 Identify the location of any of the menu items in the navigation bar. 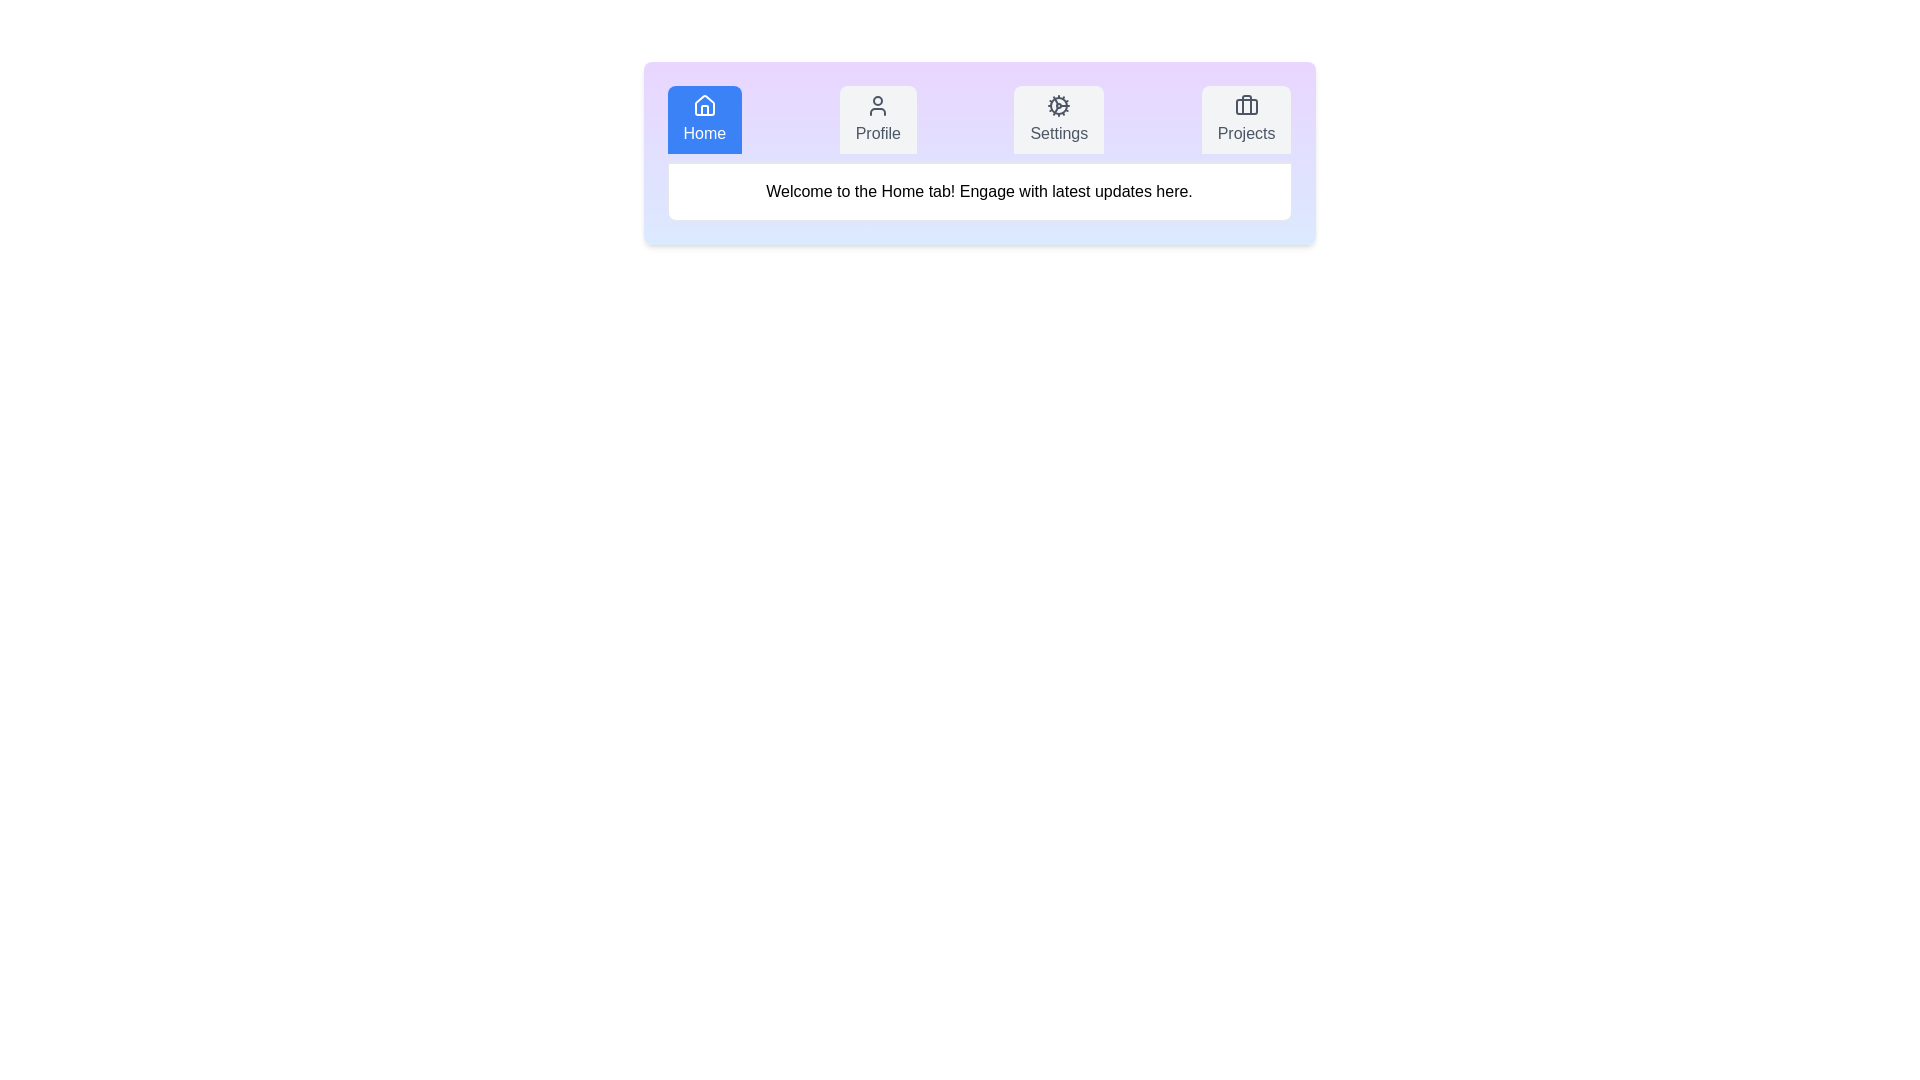
(979, 124).